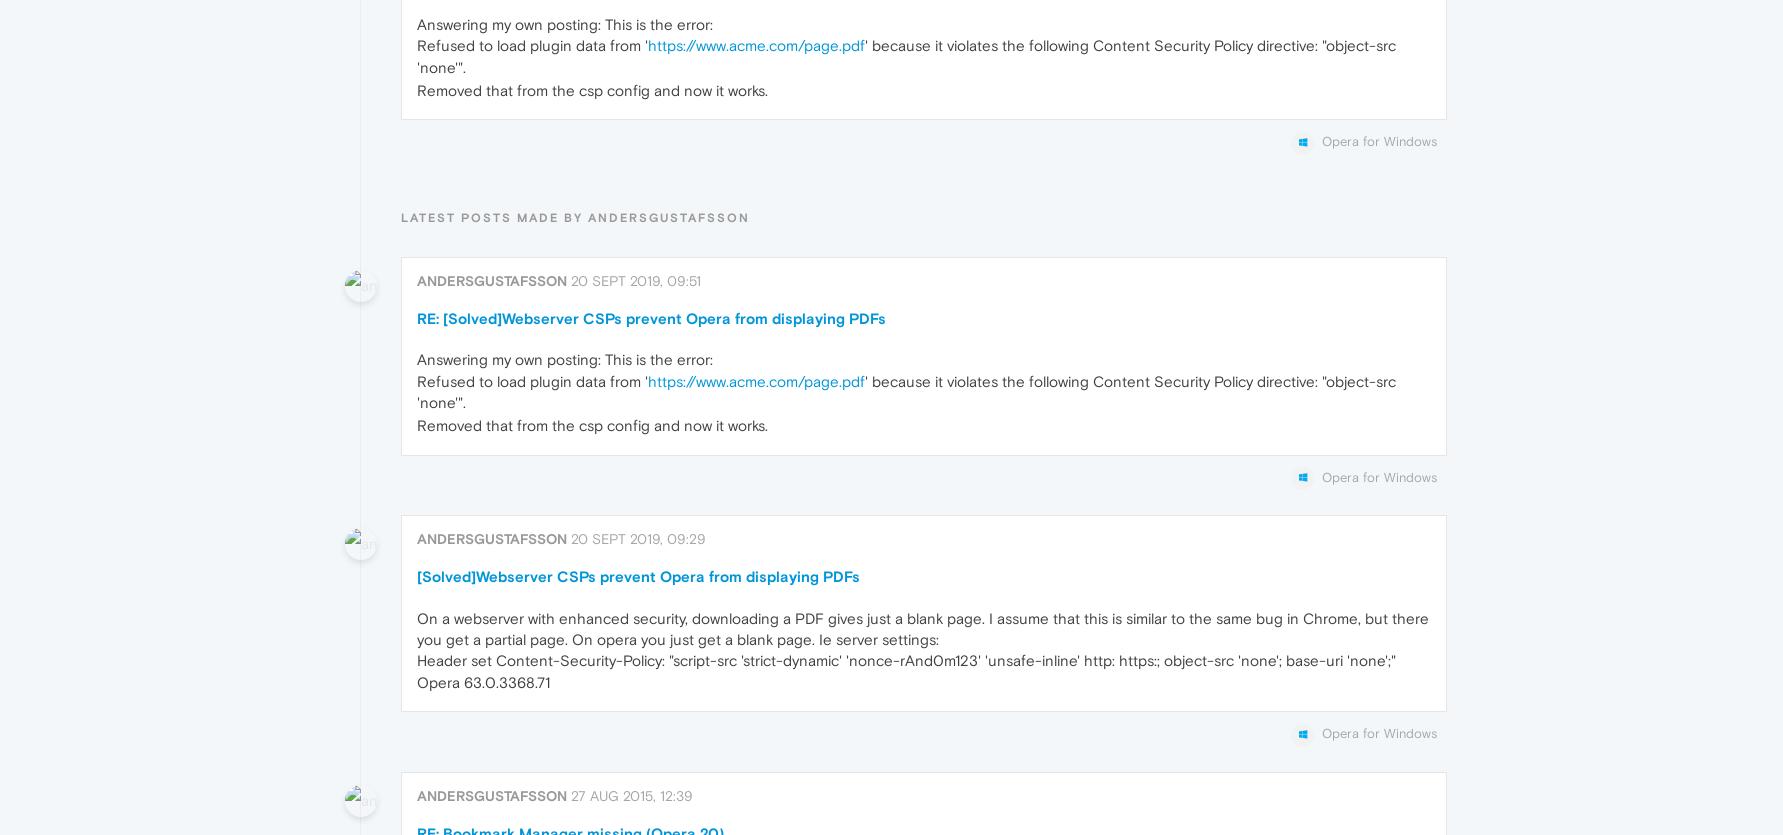 The image size is (1783, 835). What do you see at coordinates (650, 316) in the screenshot?
I see `'RE: [Solved]Webserver CSPs prevent Opera from displaying PDFs'` at bounding box center [650, 316].